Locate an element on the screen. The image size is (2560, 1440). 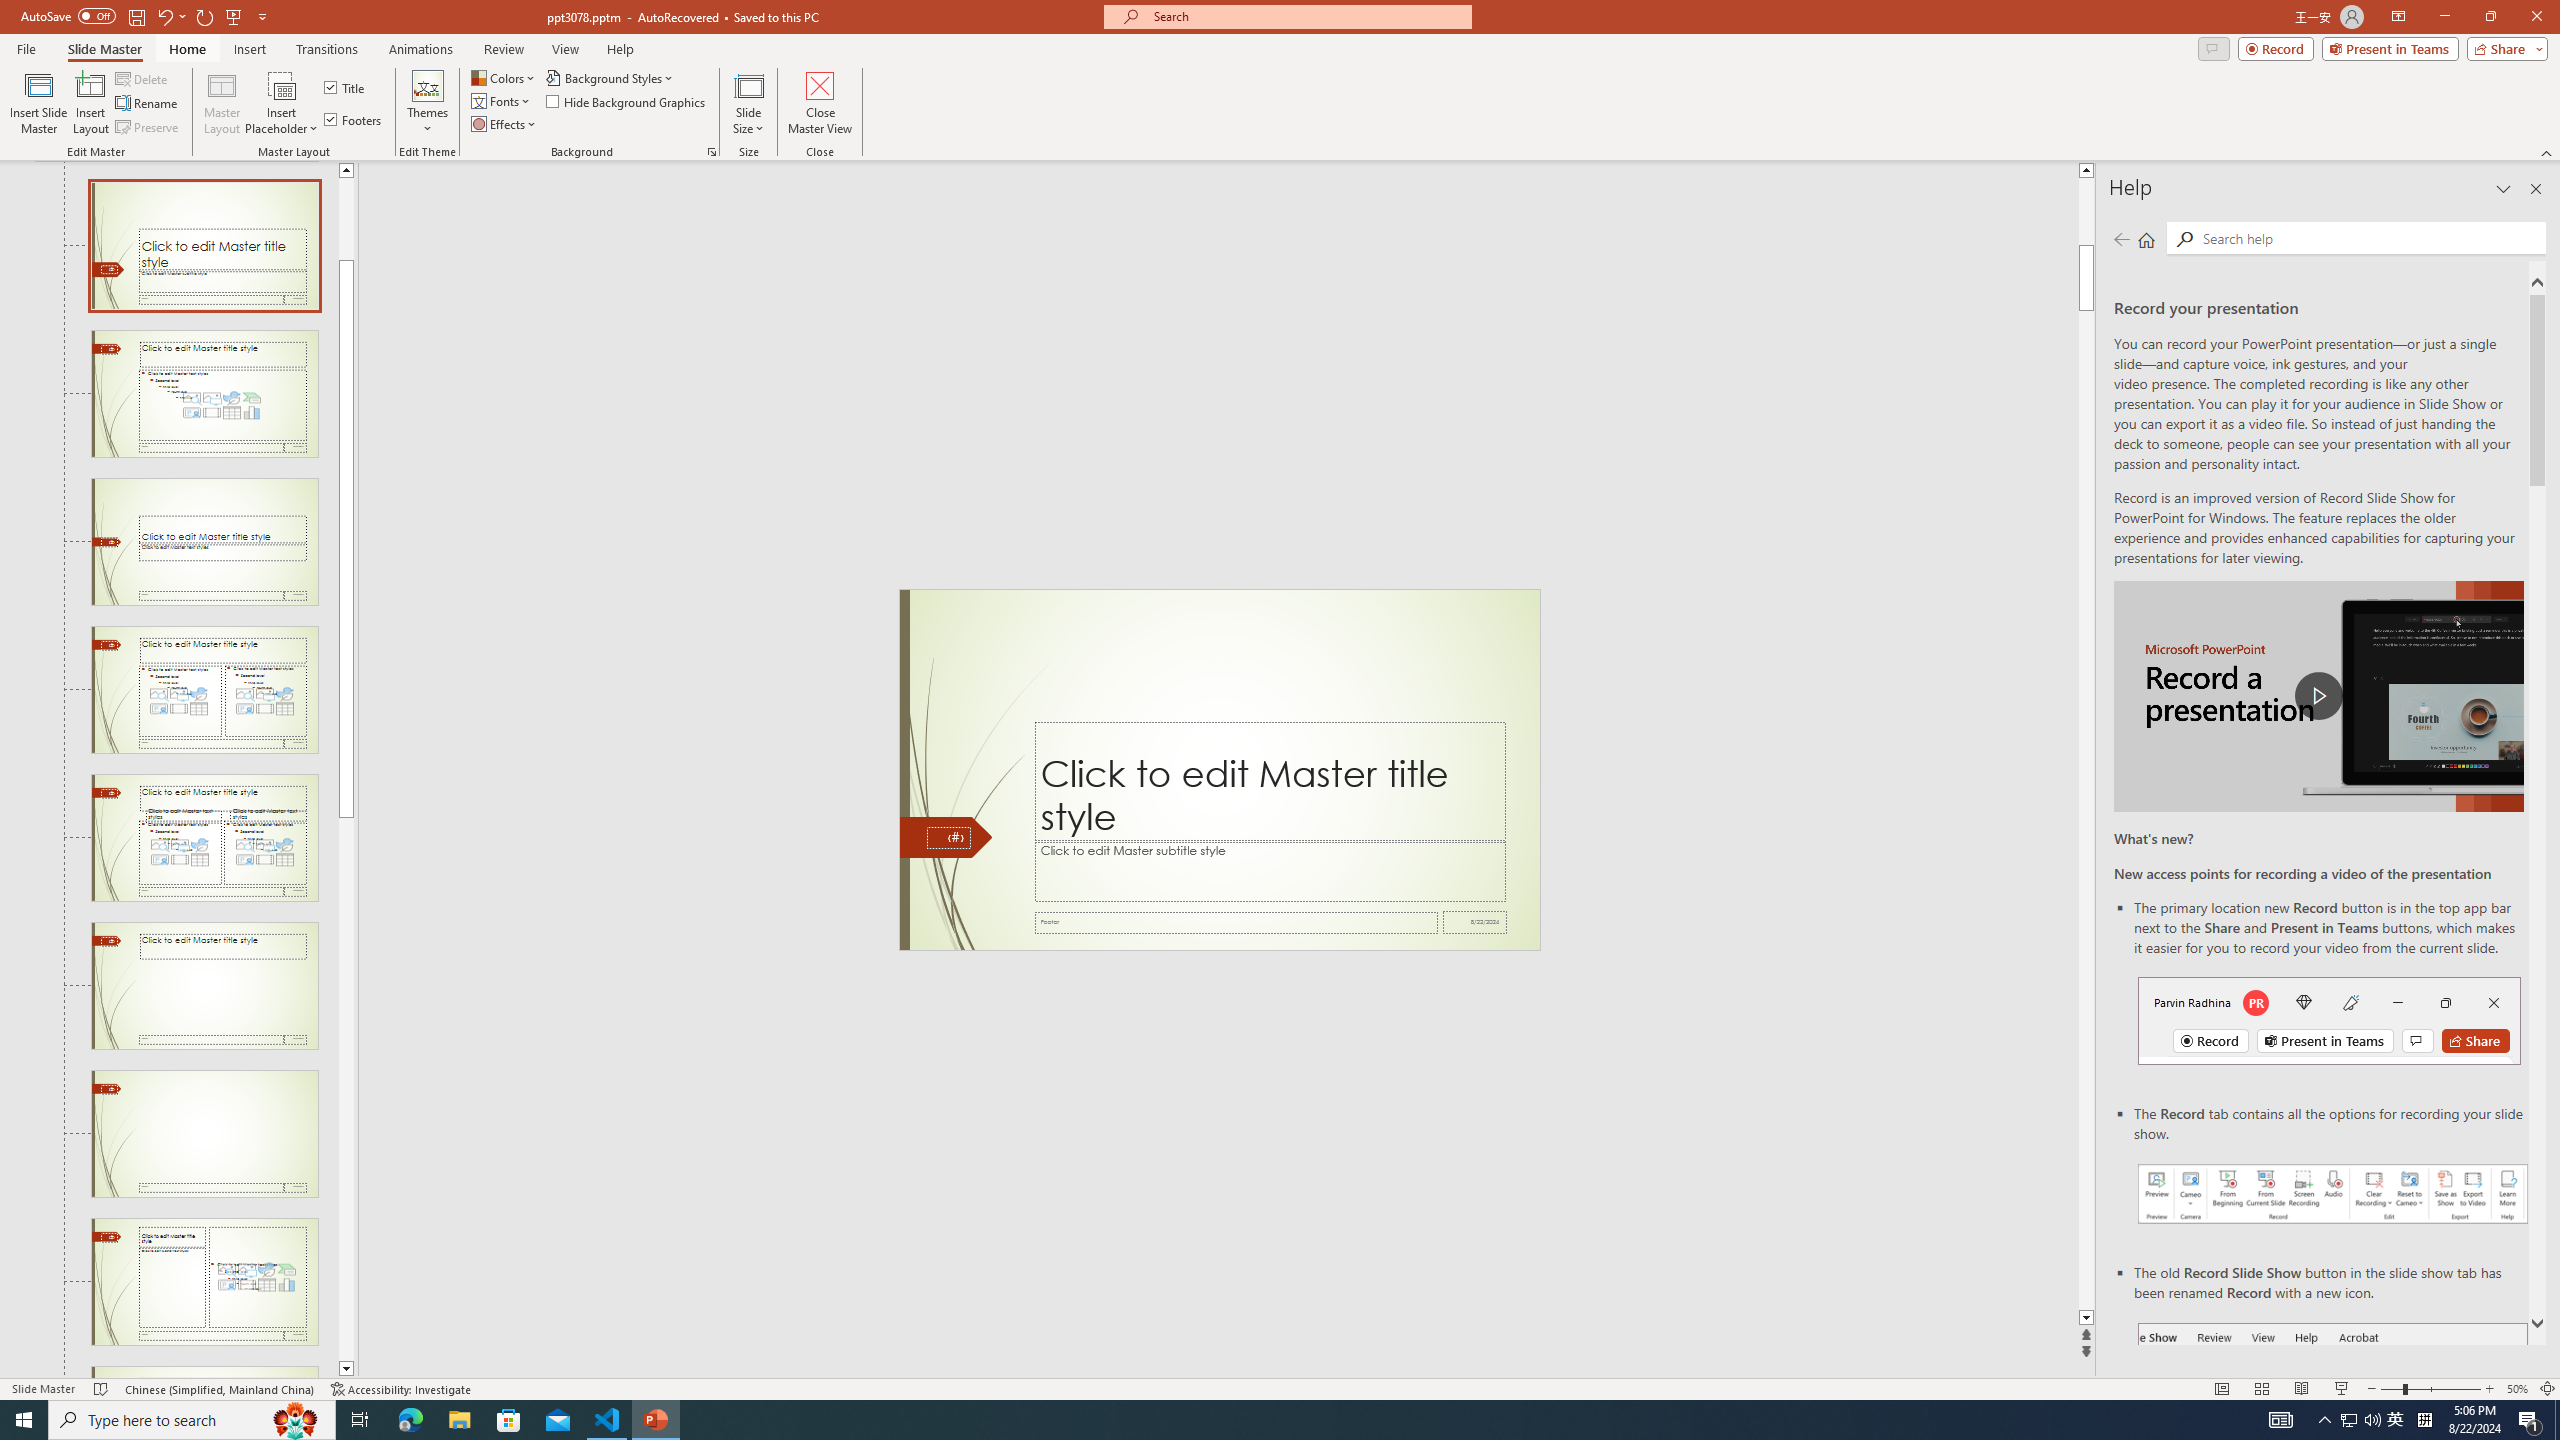
'Slide Master' is located at coordinates (103, 49).